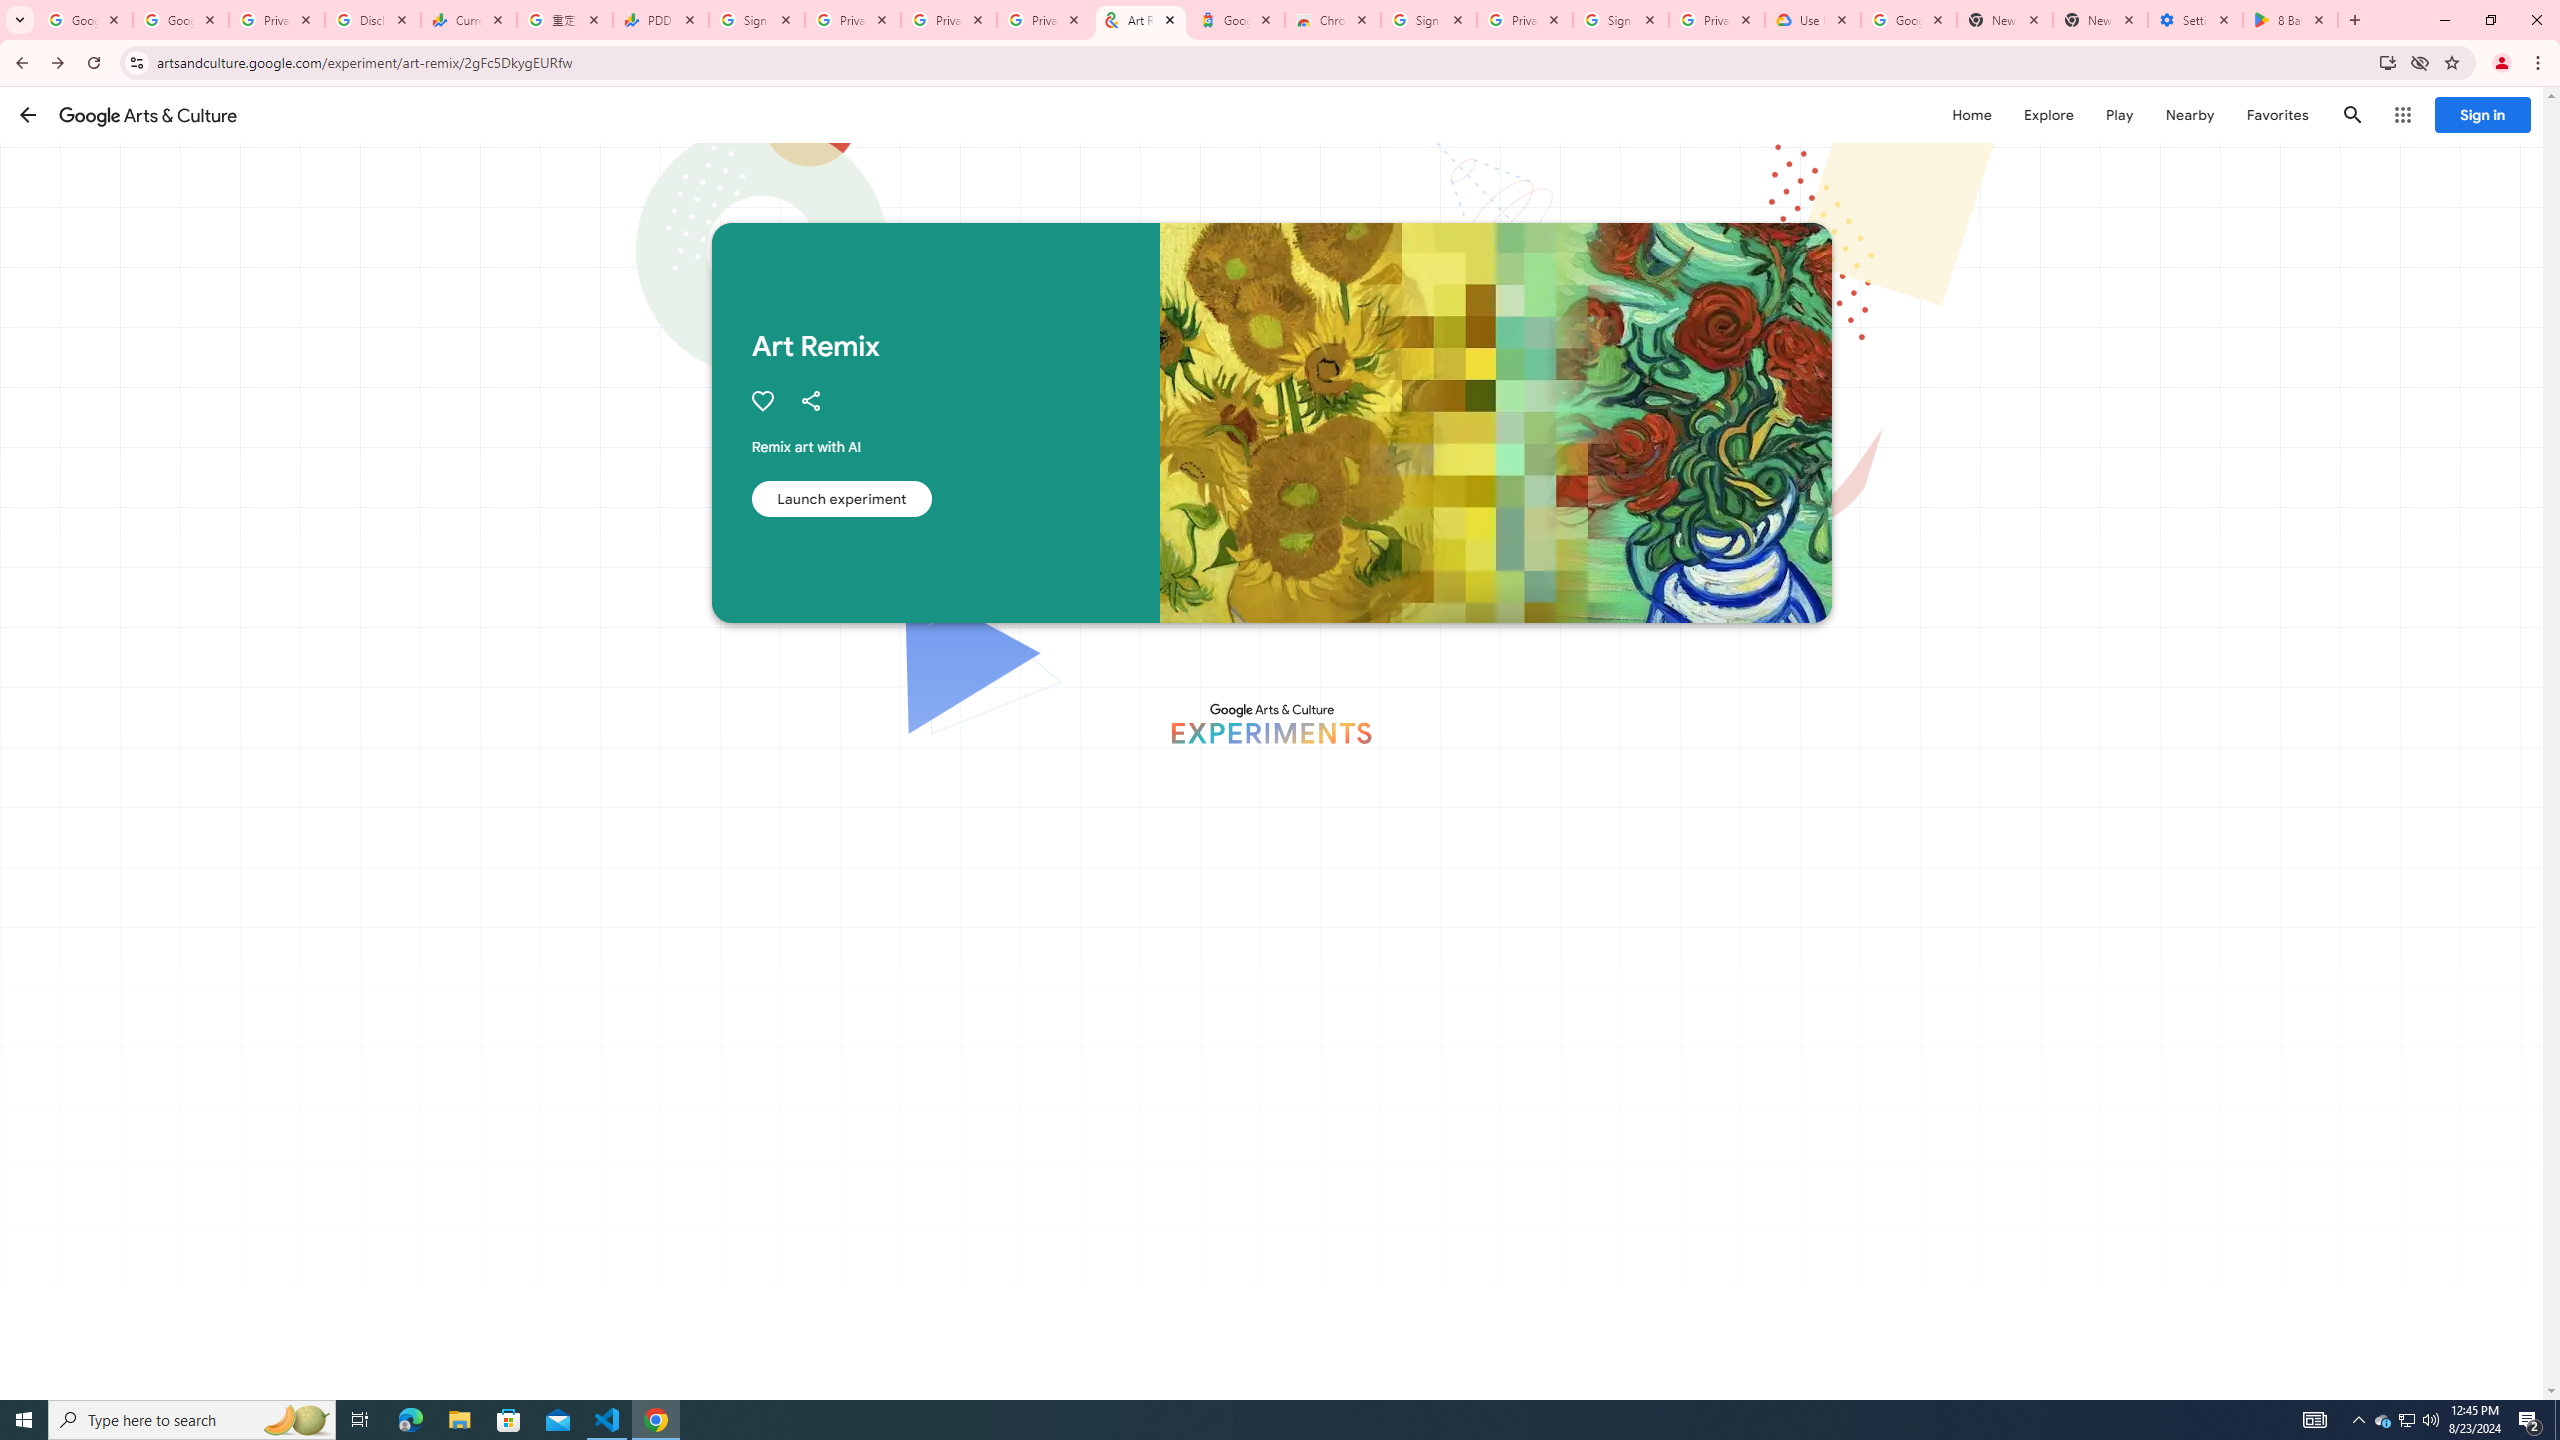  Describe the element at coordinates (2099, 19) in the screenshot. I see `'New Tab'` at that location.